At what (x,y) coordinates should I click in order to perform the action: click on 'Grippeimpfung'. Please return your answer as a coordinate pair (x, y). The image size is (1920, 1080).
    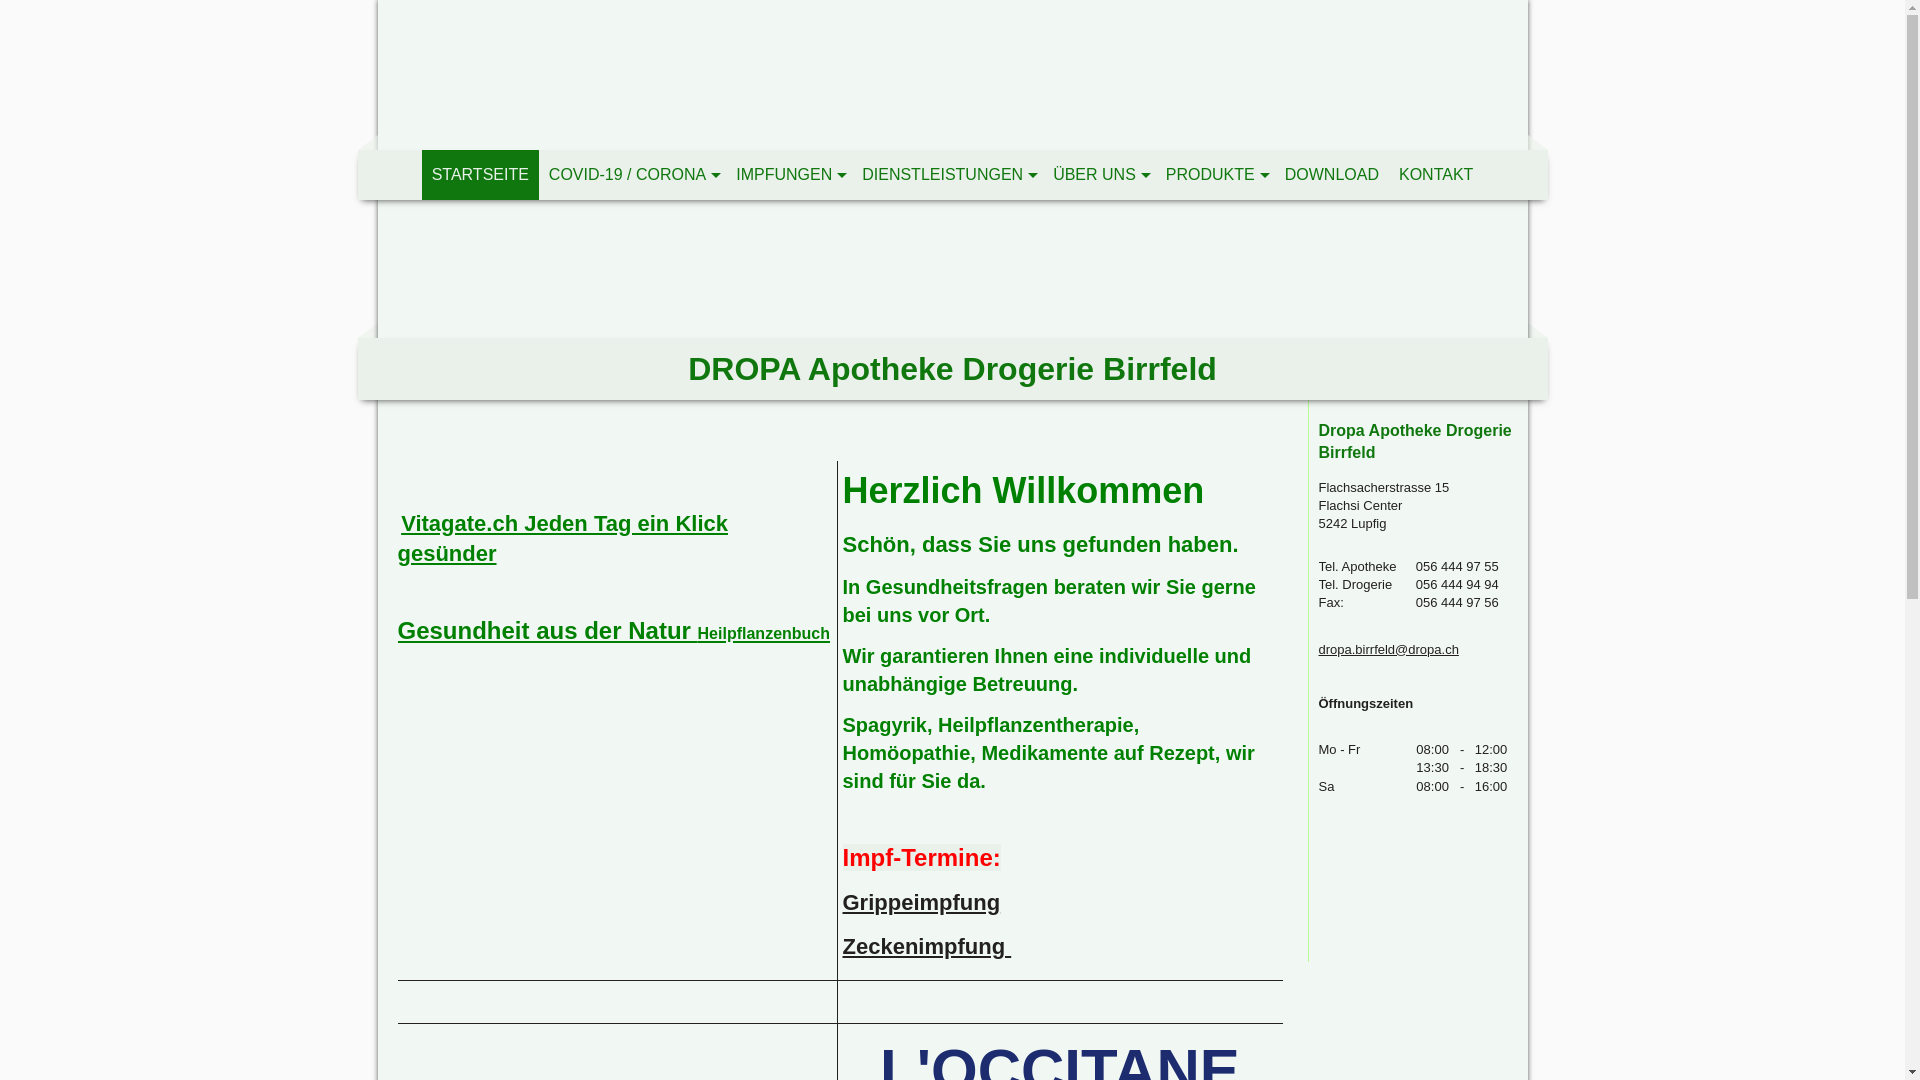
    Looking at the image, I should click on (920, 902).